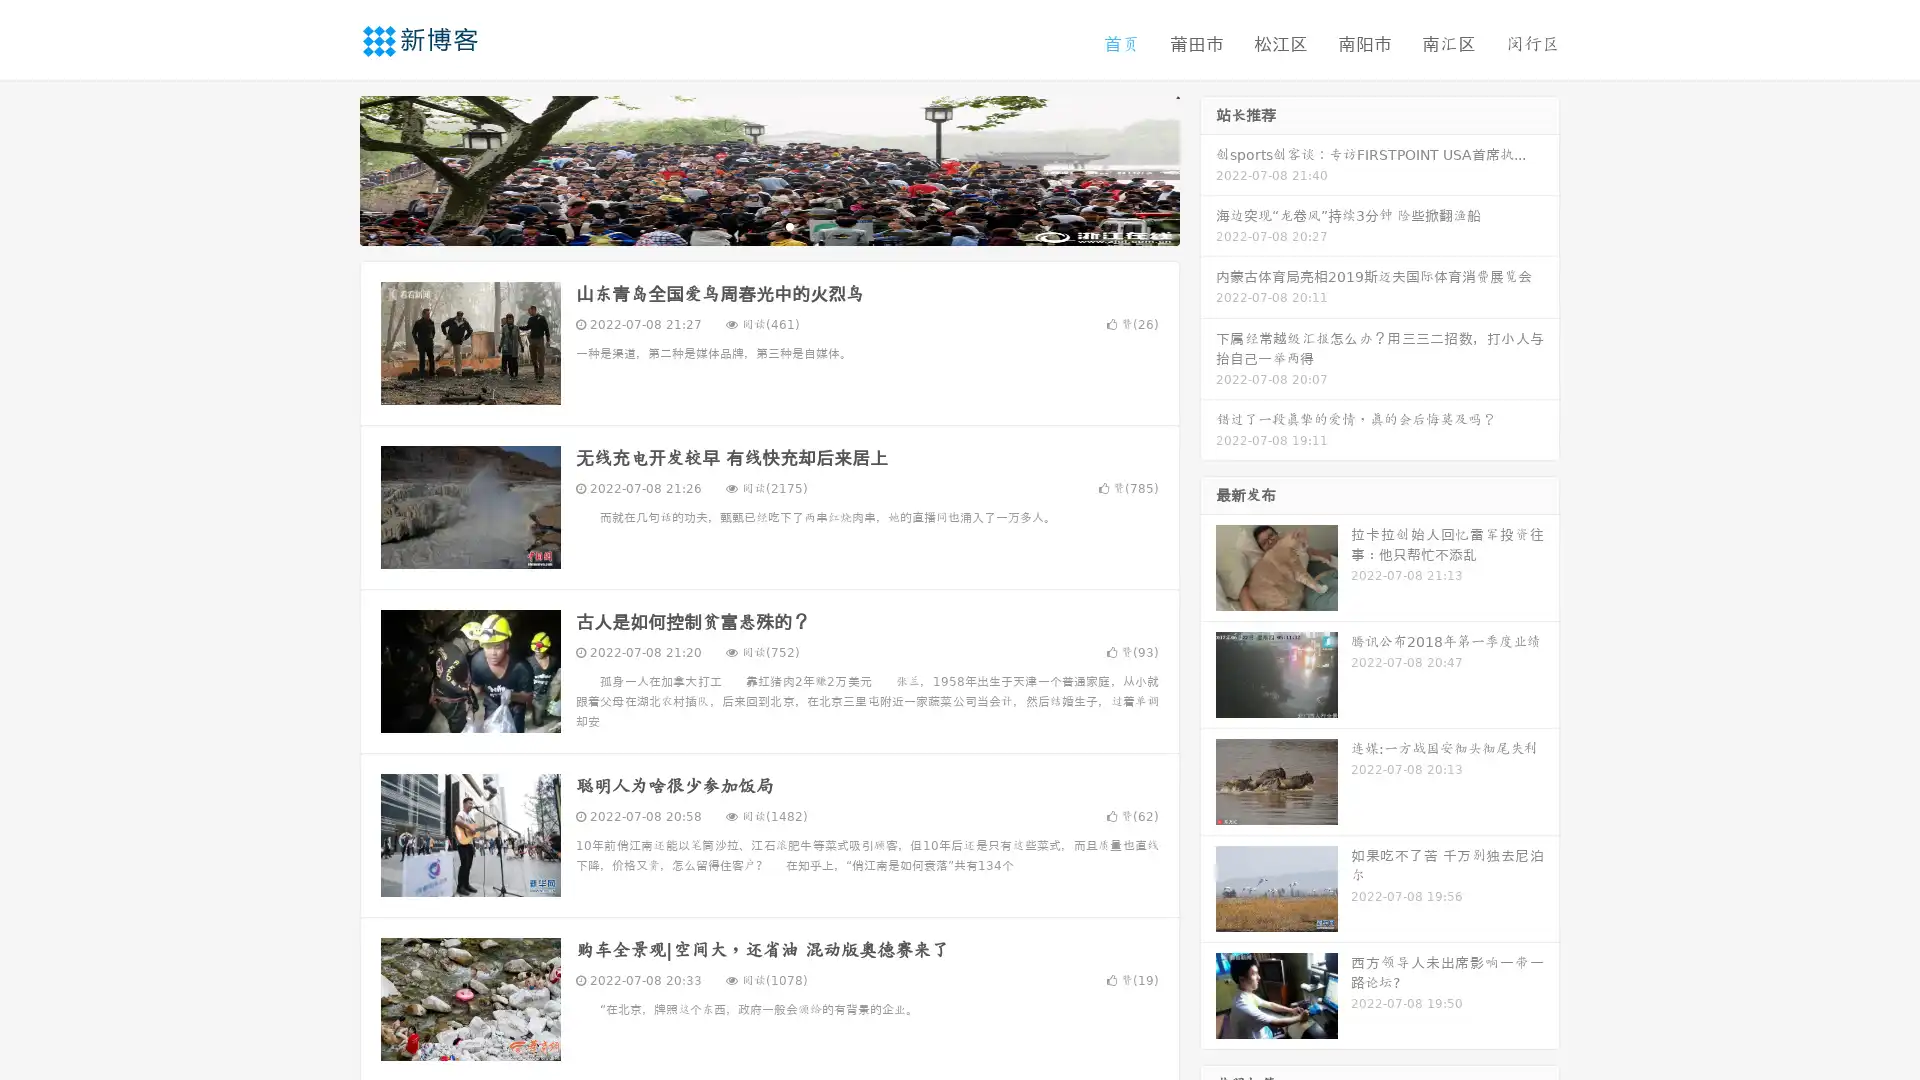 Image resolution: width=1920 pixels, height=1080 pixels. I want to click on Previous slide, so click(330, 168).